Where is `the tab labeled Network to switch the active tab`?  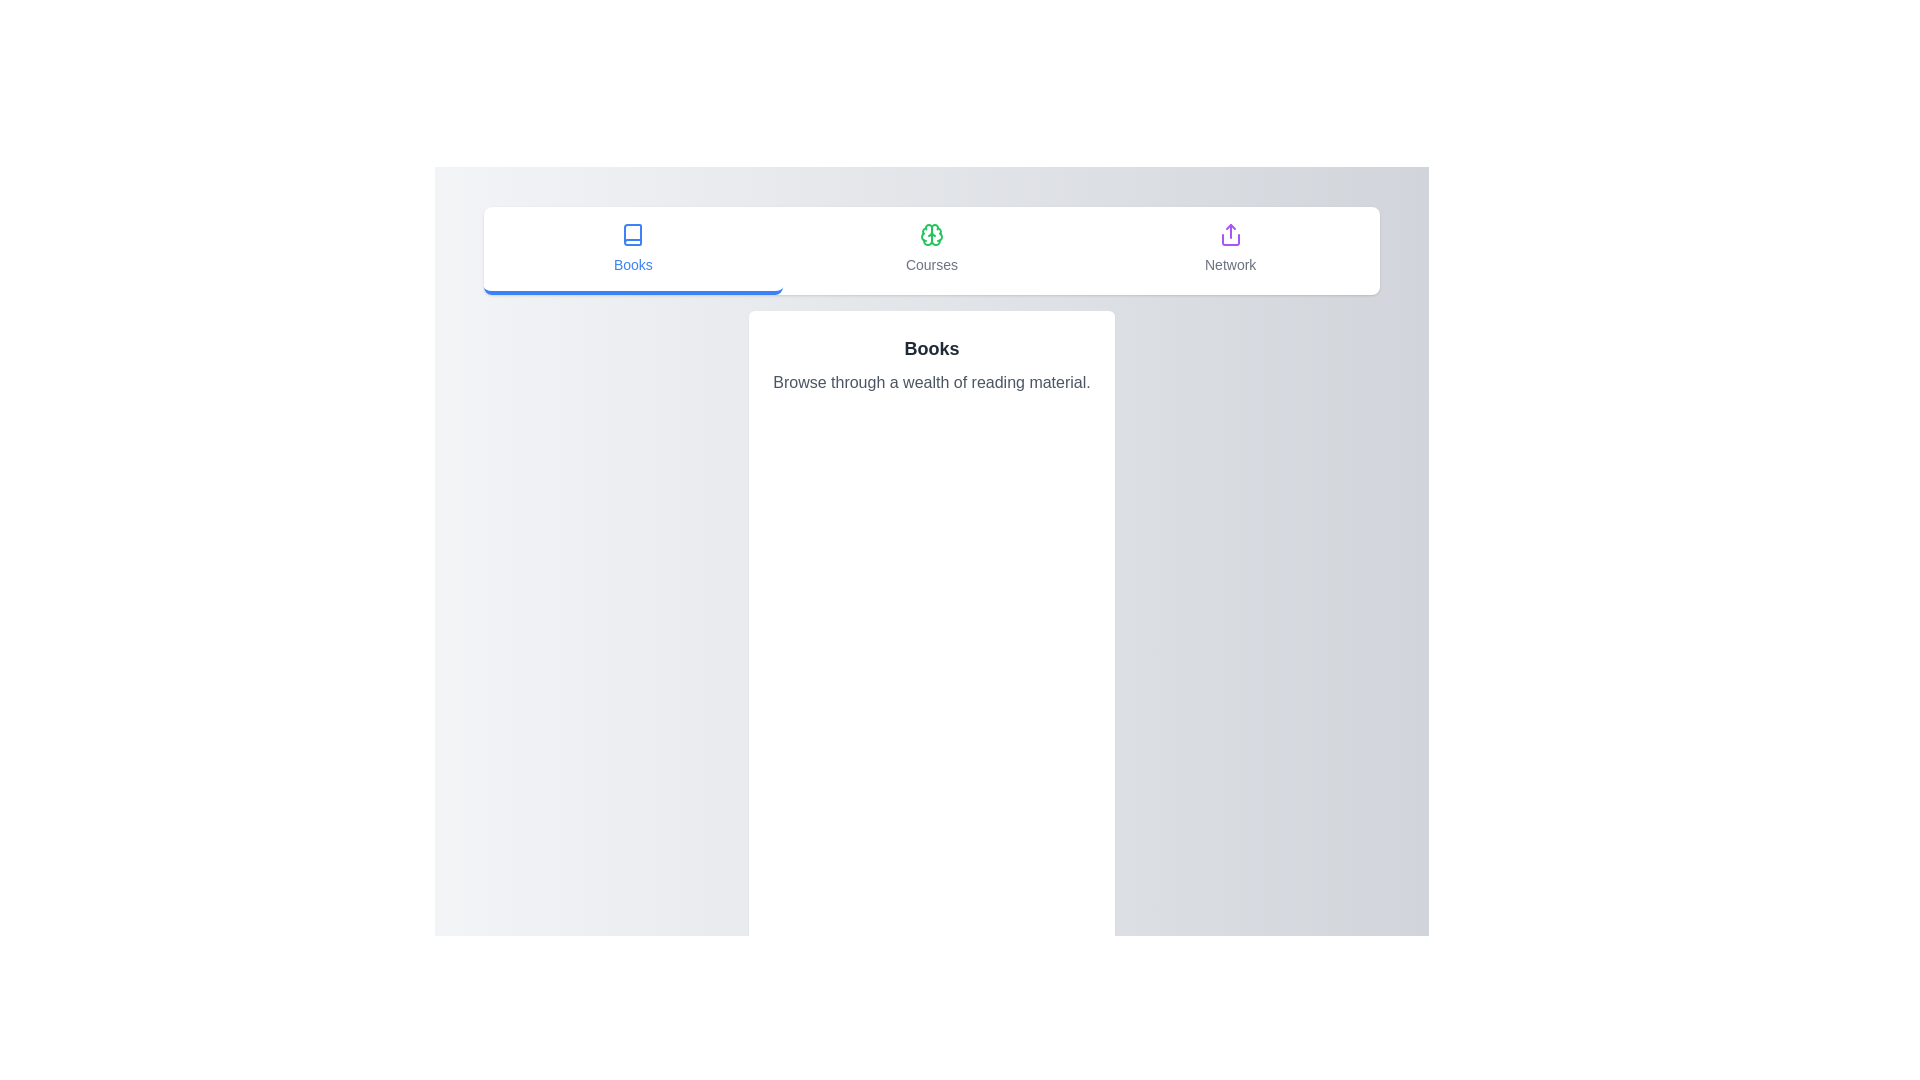 the tab labeled Network to switch the active tab is located at coordinates (1229, 249).